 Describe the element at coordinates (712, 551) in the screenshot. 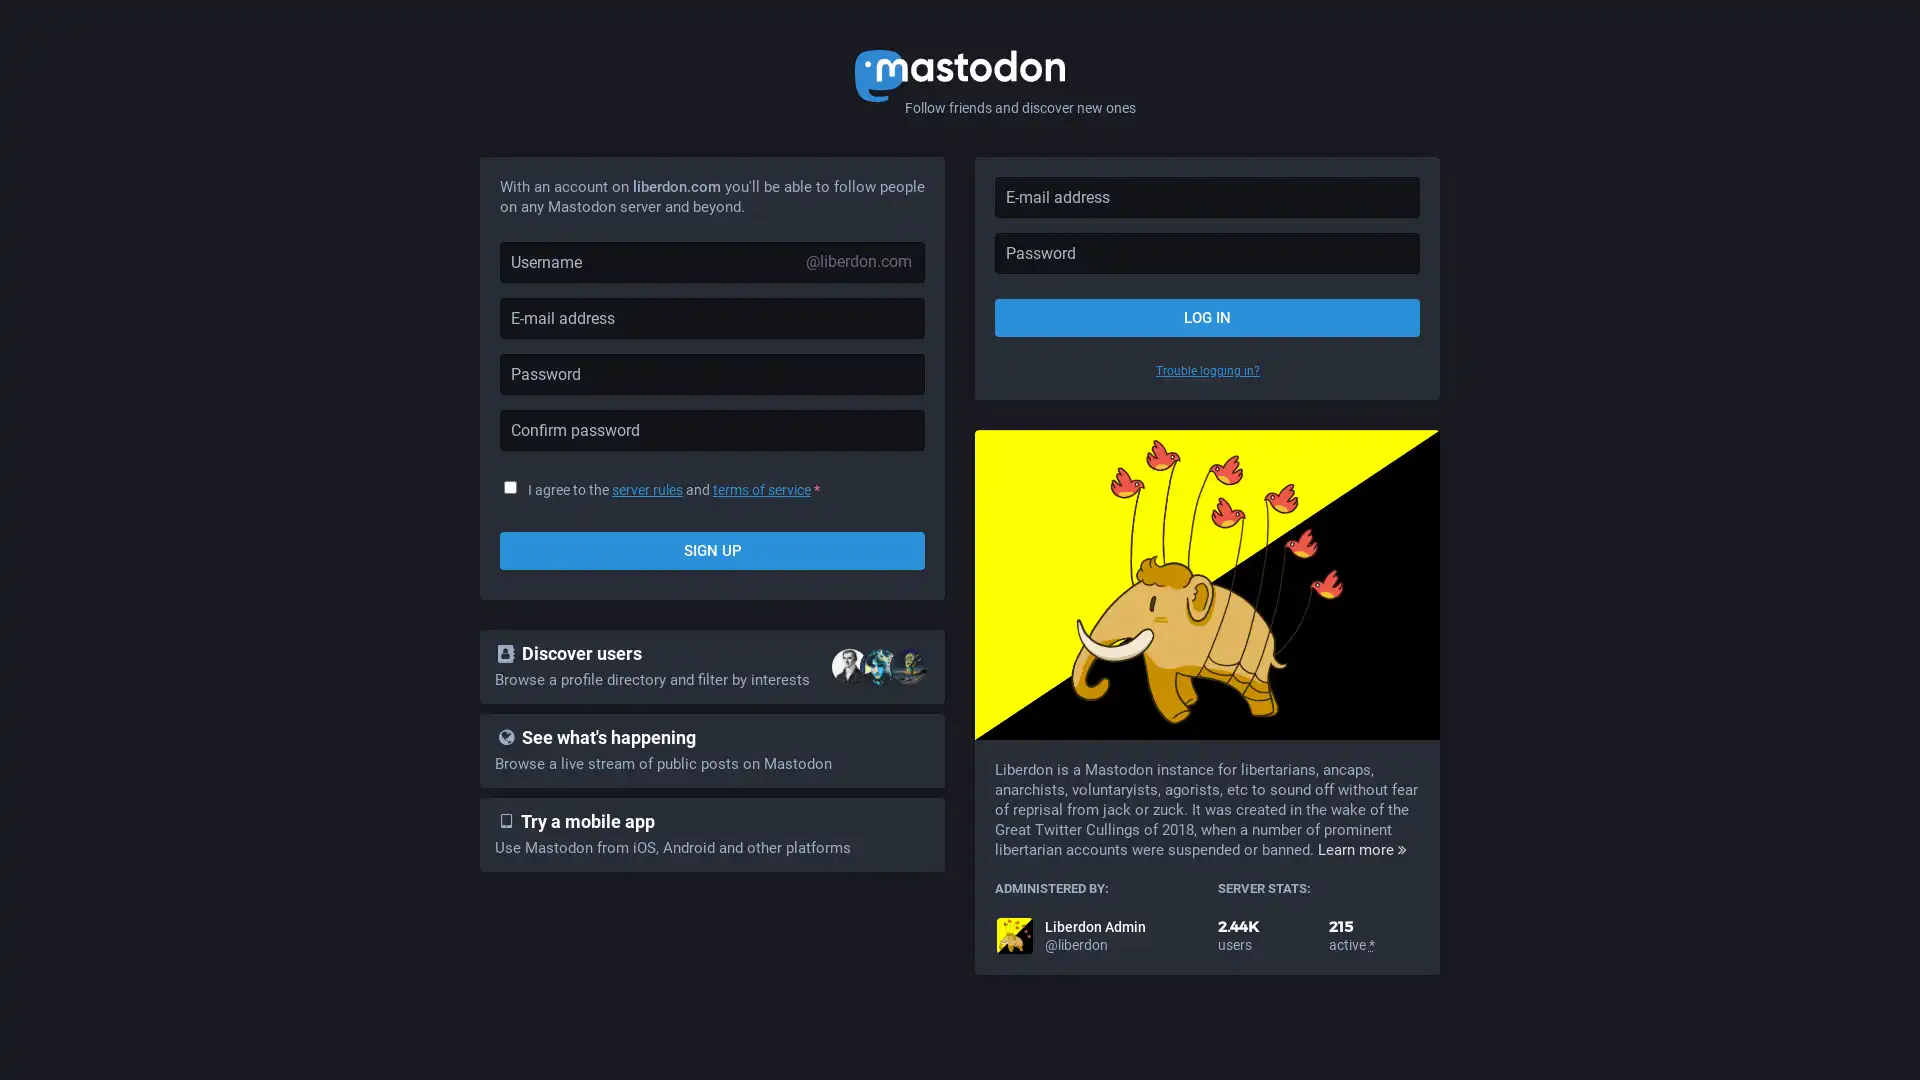

I see `SIGN UP` at that location.